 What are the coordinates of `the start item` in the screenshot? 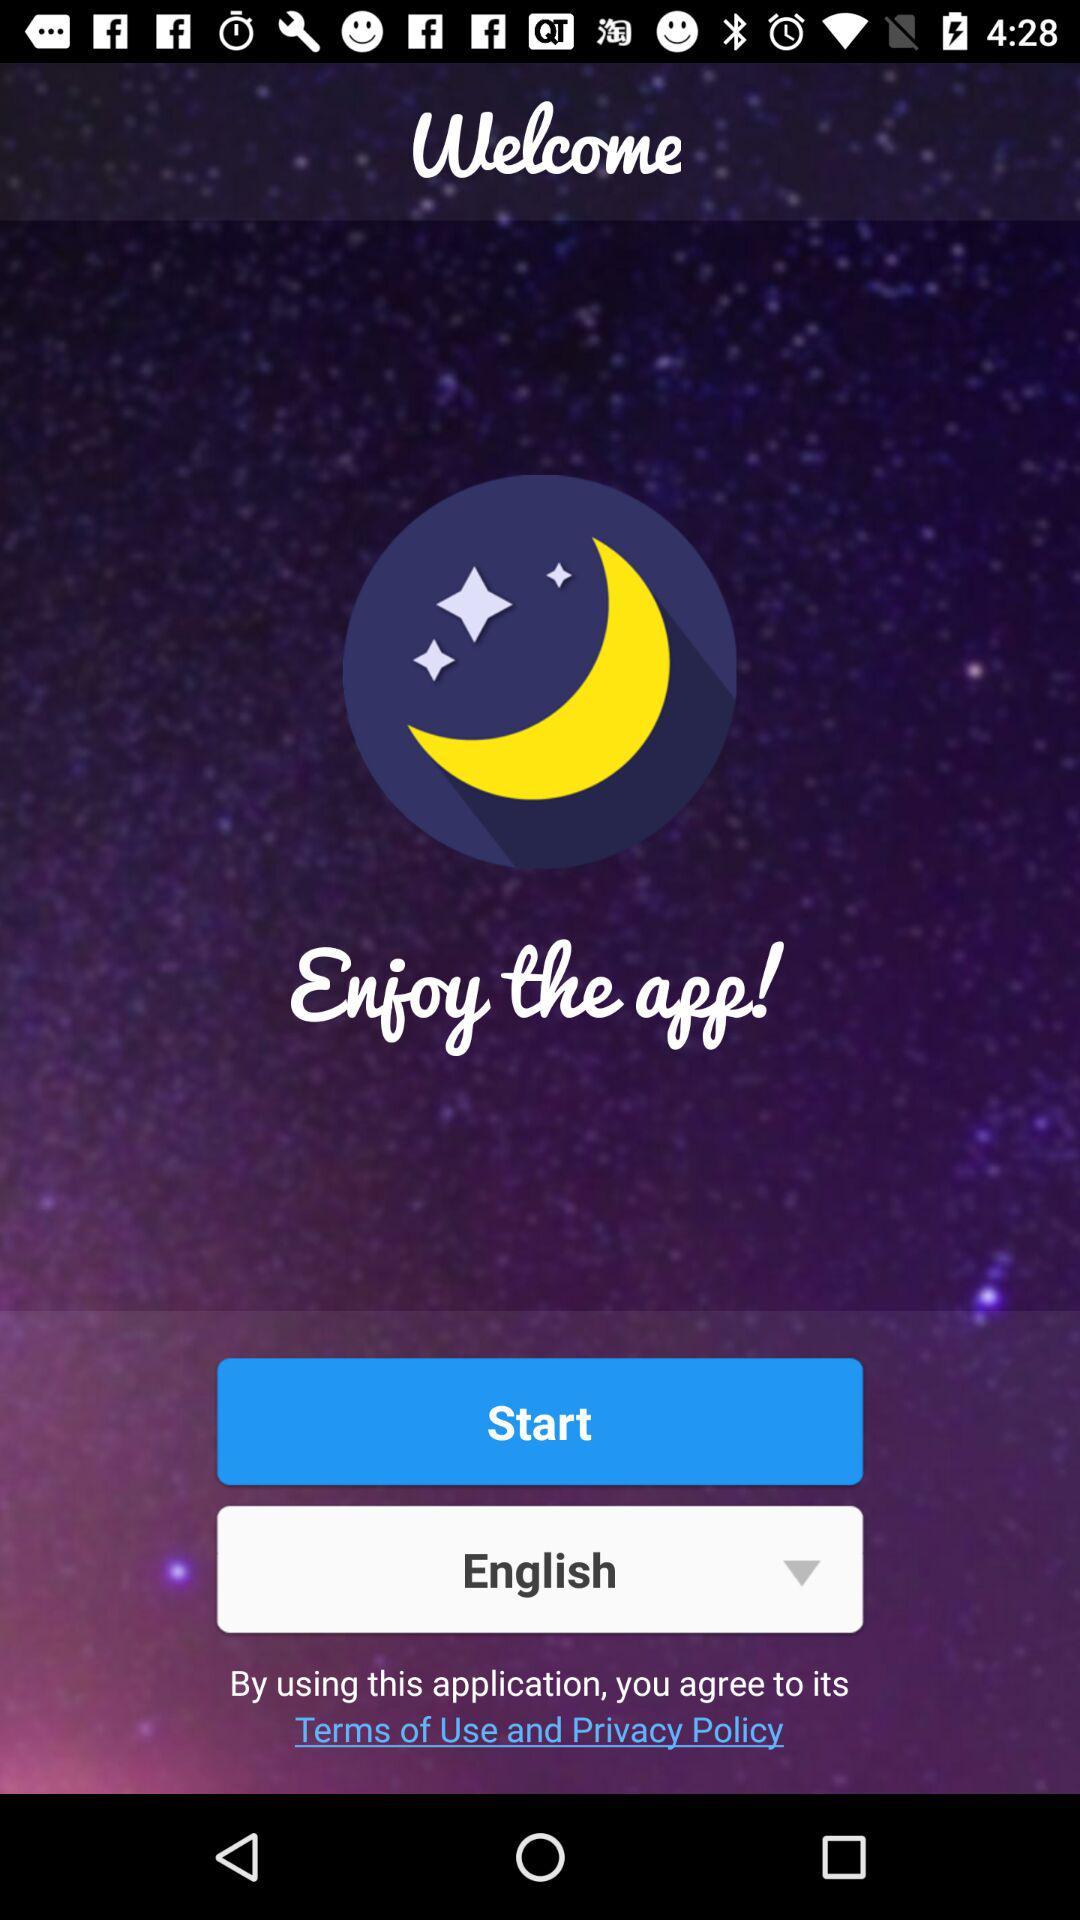 It's located at (538, 1420).